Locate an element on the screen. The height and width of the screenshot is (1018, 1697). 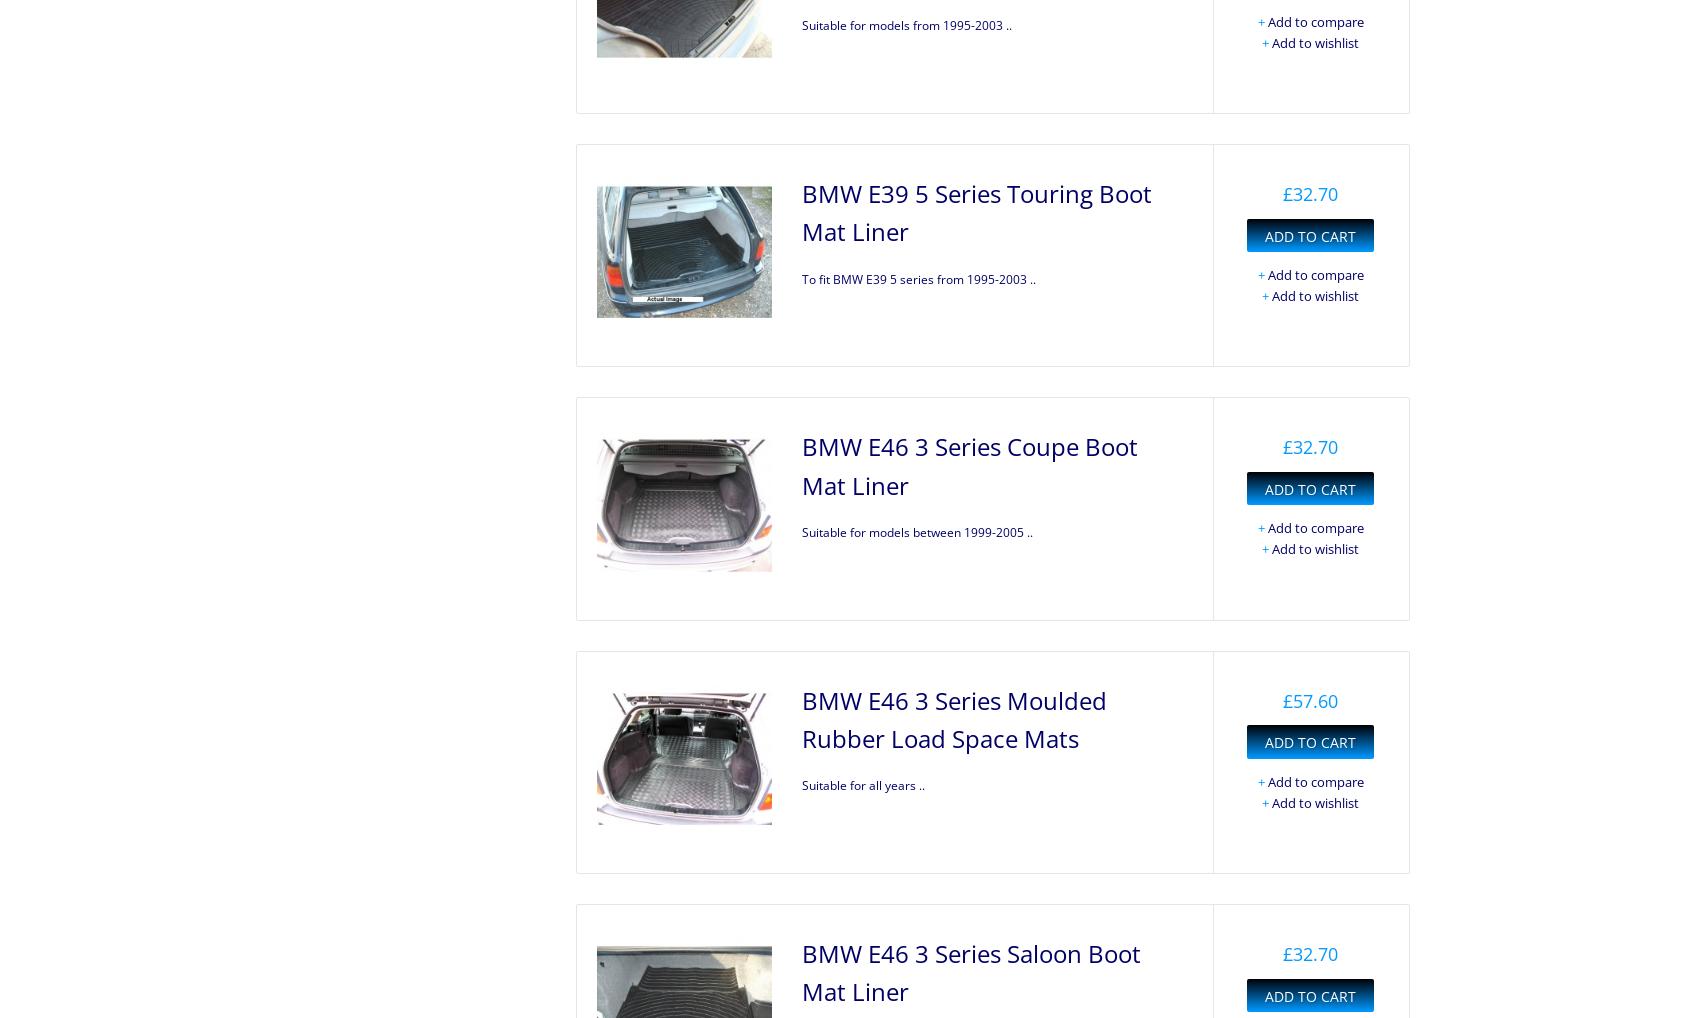
'To fit BMW E39 5 series from 1995-2003
..' is located at coordinates (917, 278).